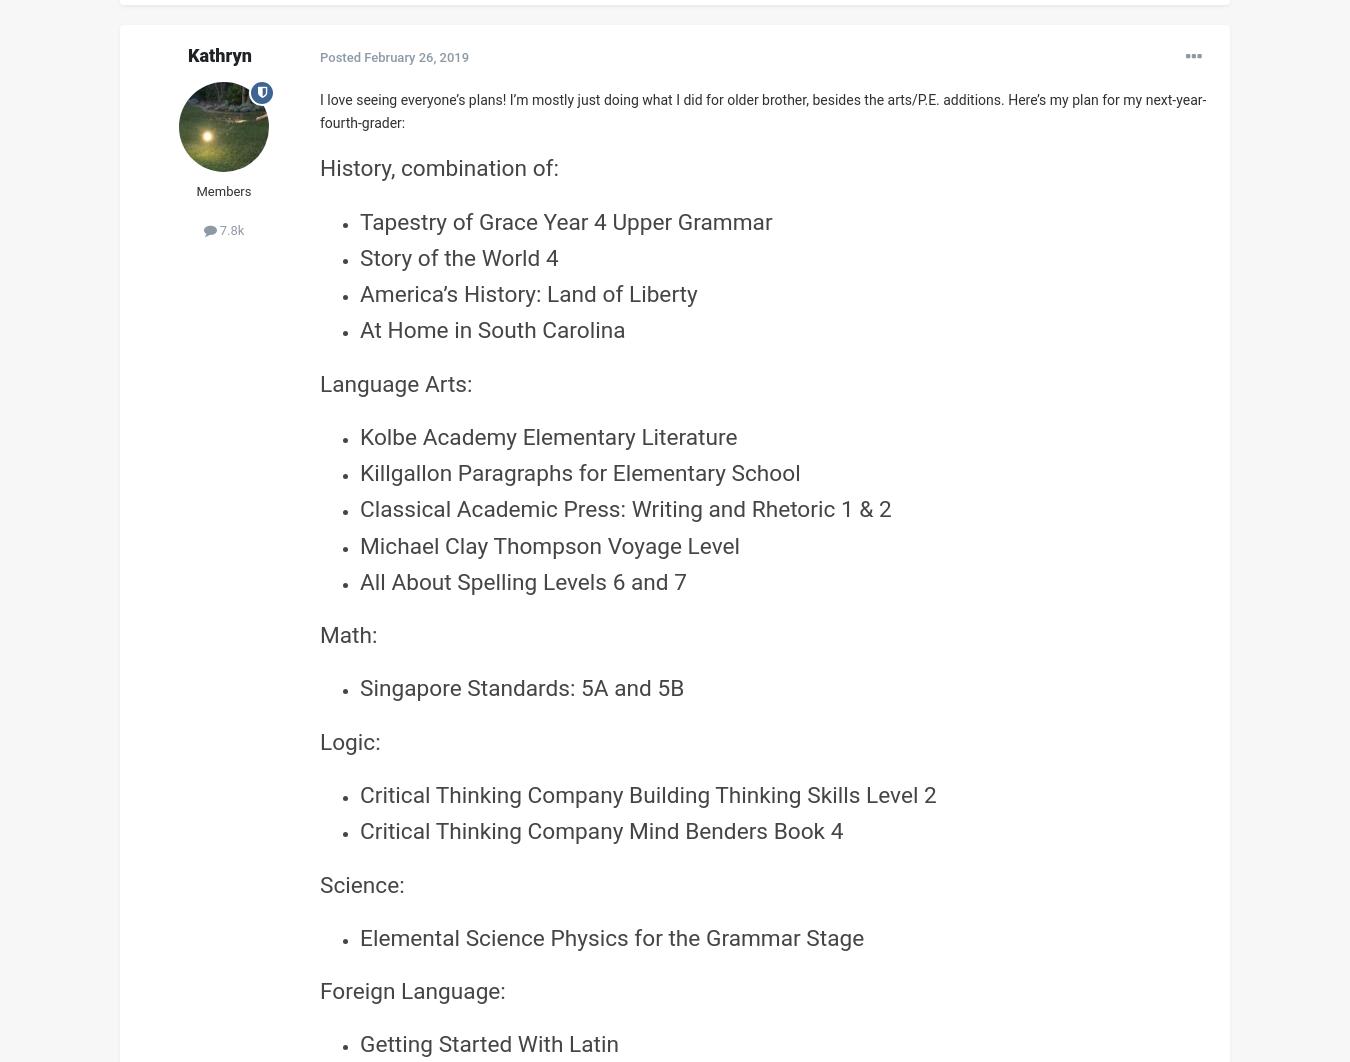 This screenshot has width=1350, height=1062. I want to click on 'Critical Thinking Company Mind Benders Book 4', so click(360, 830).